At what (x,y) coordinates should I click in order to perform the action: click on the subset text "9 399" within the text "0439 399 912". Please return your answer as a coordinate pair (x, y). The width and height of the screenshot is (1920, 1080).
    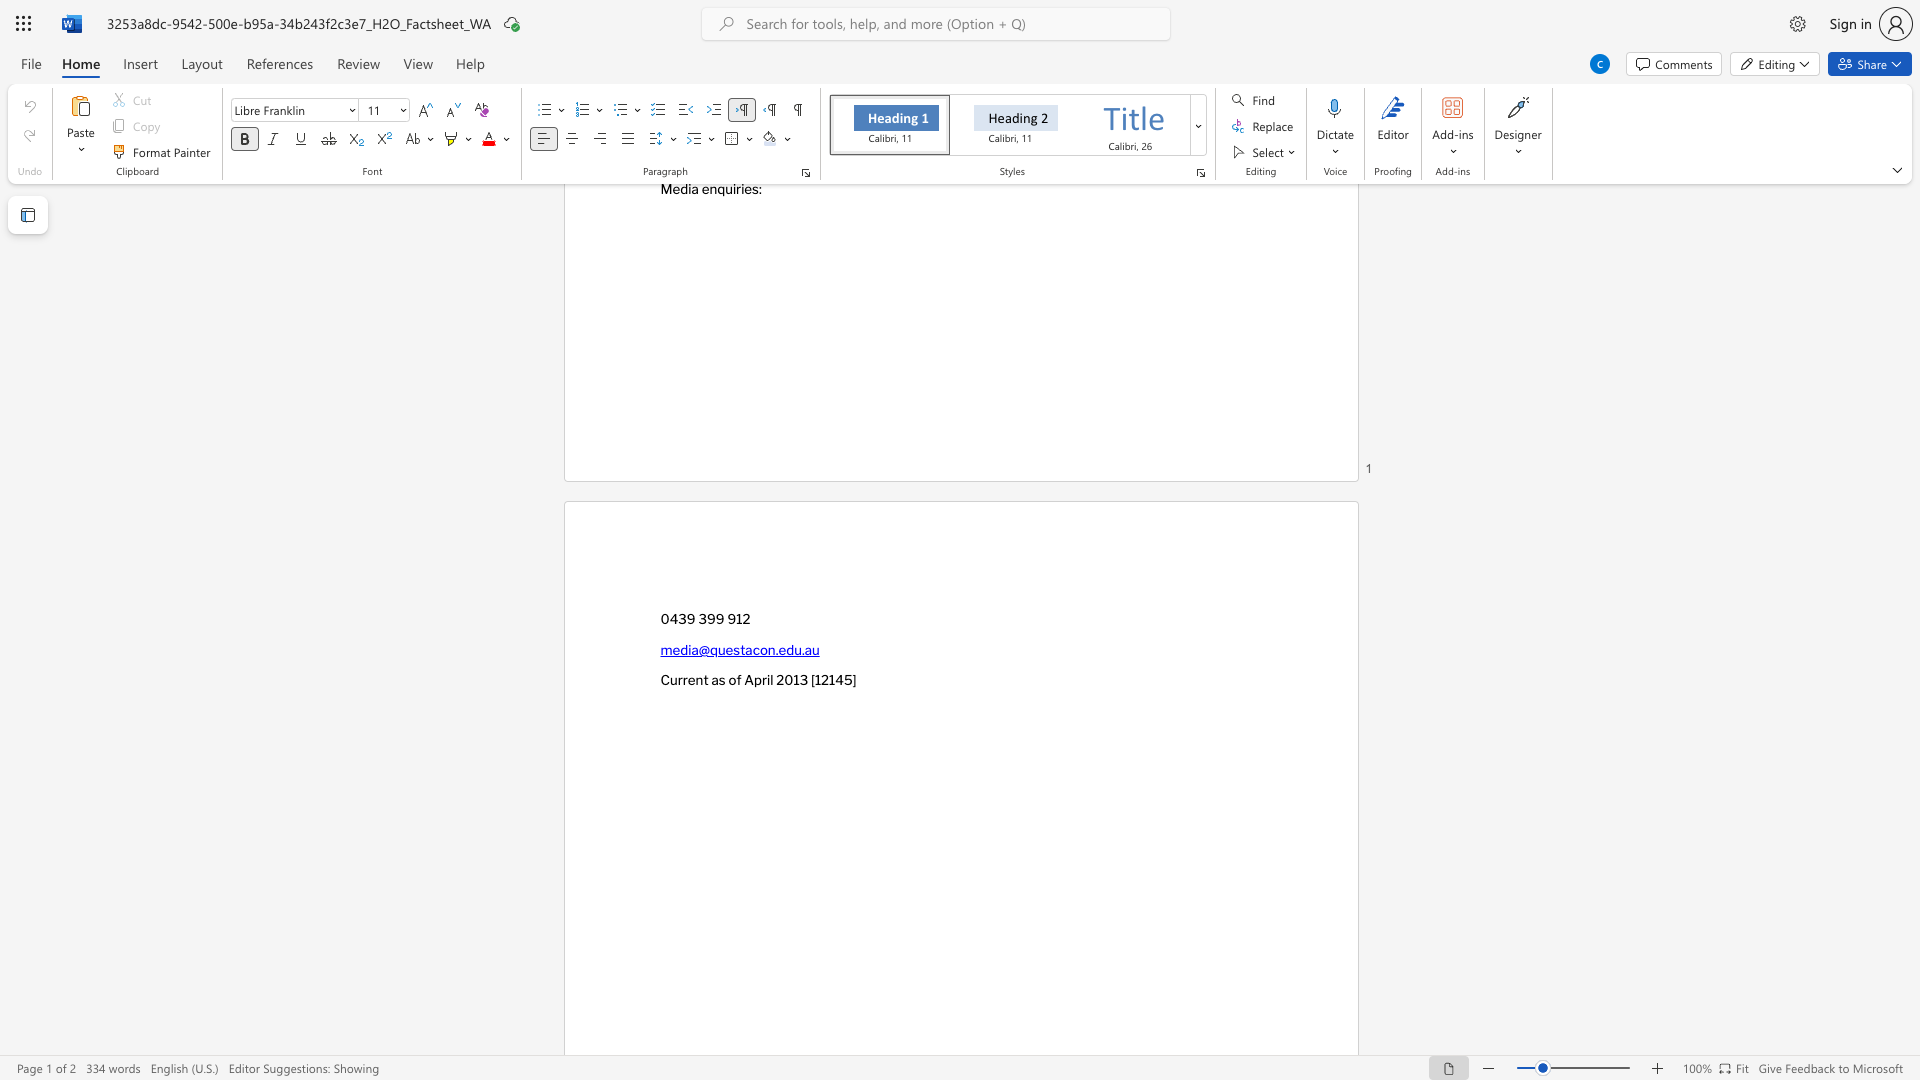
    Looking at the image, I should click on (686, 618).